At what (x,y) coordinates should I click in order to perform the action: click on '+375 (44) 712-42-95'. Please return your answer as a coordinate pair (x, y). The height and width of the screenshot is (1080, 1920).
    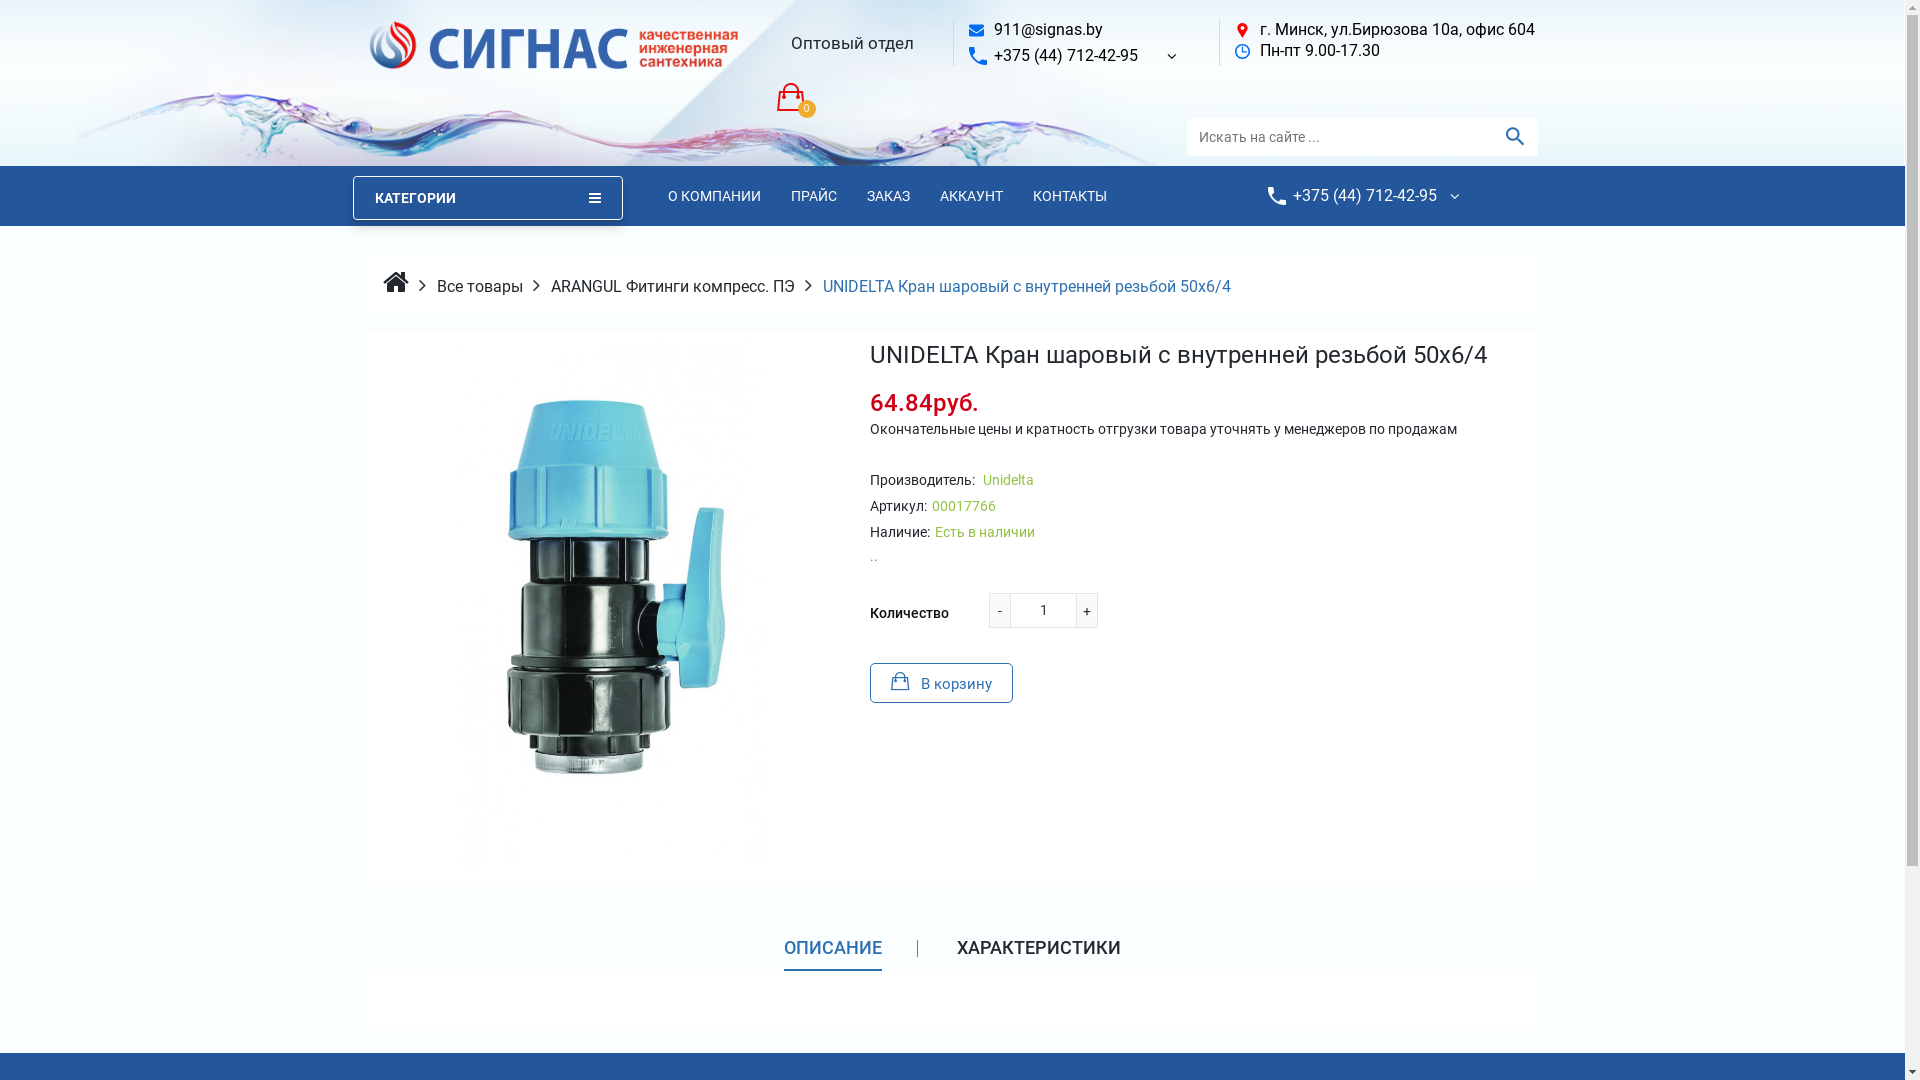
    Looking at the image, I should click on (1064, 54).